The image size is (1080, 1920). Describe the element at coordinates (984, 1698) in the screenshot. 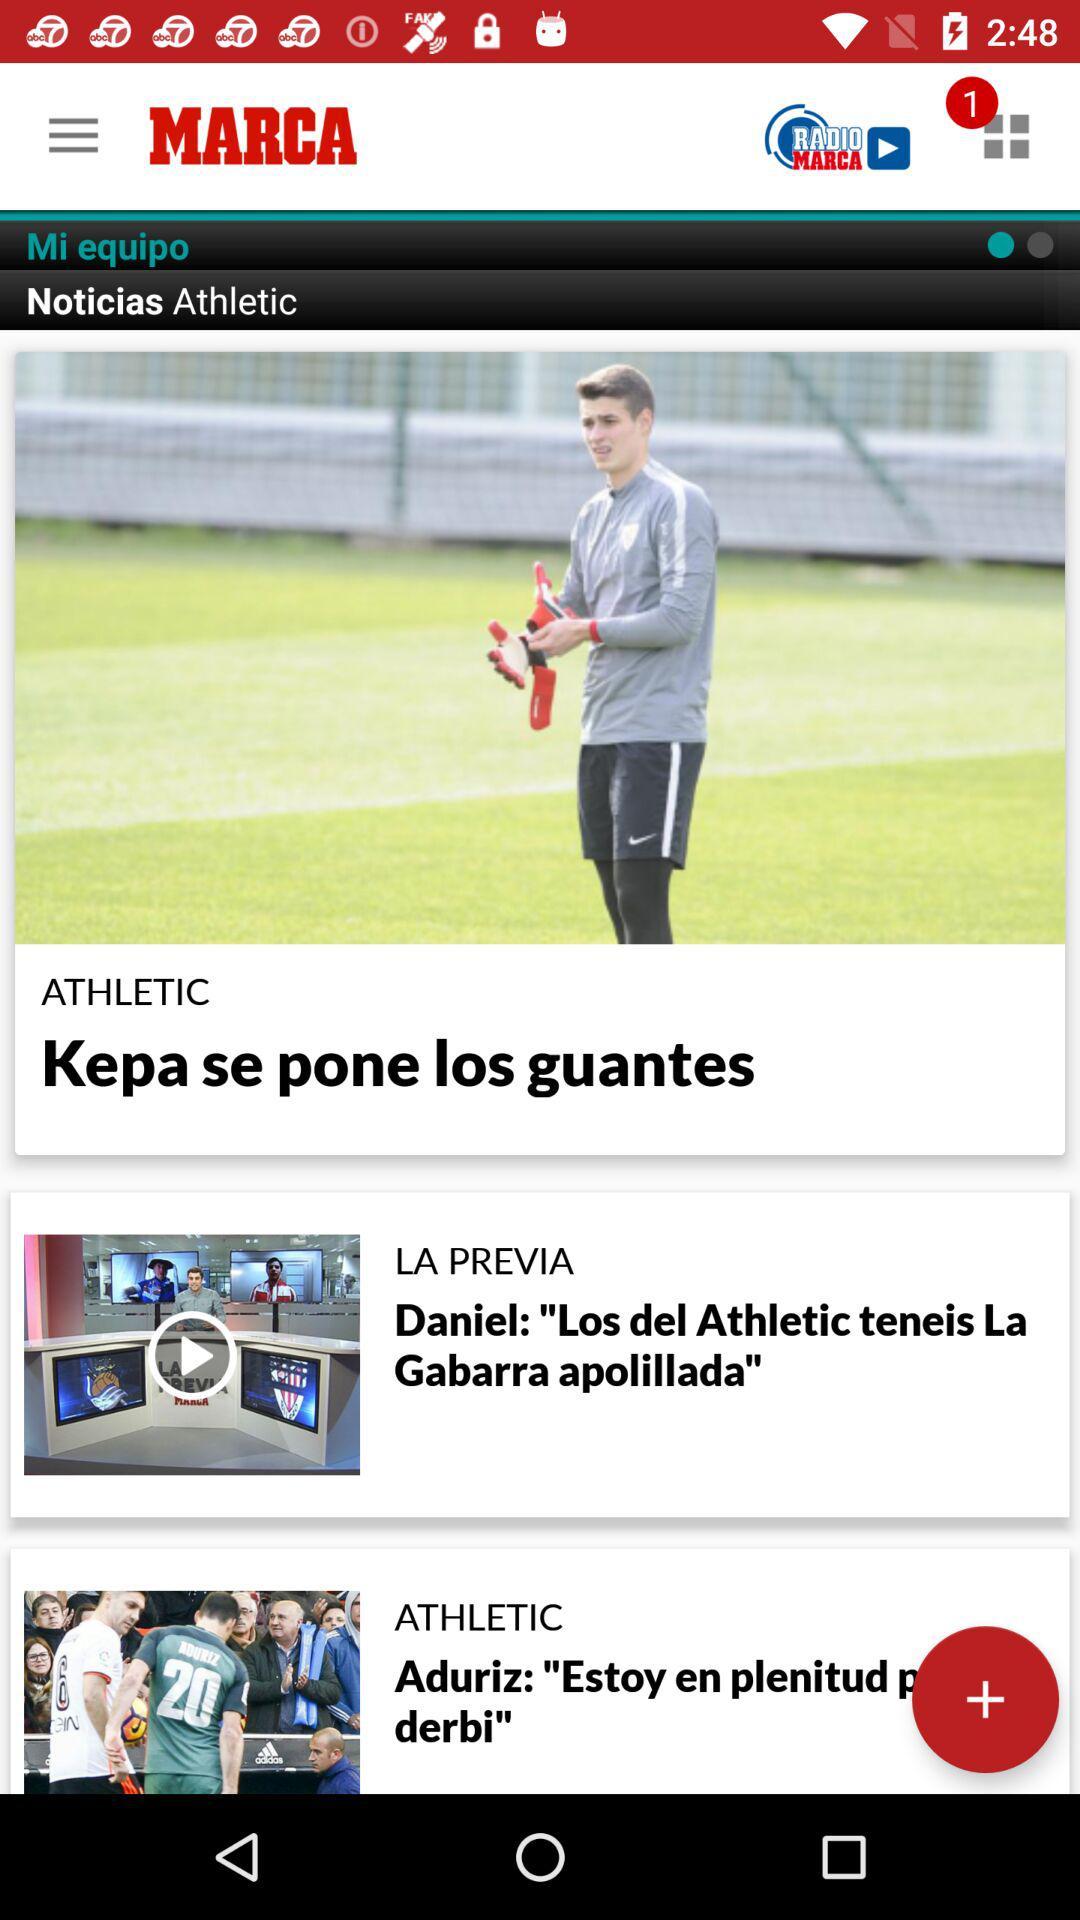

I see `more` at that location.